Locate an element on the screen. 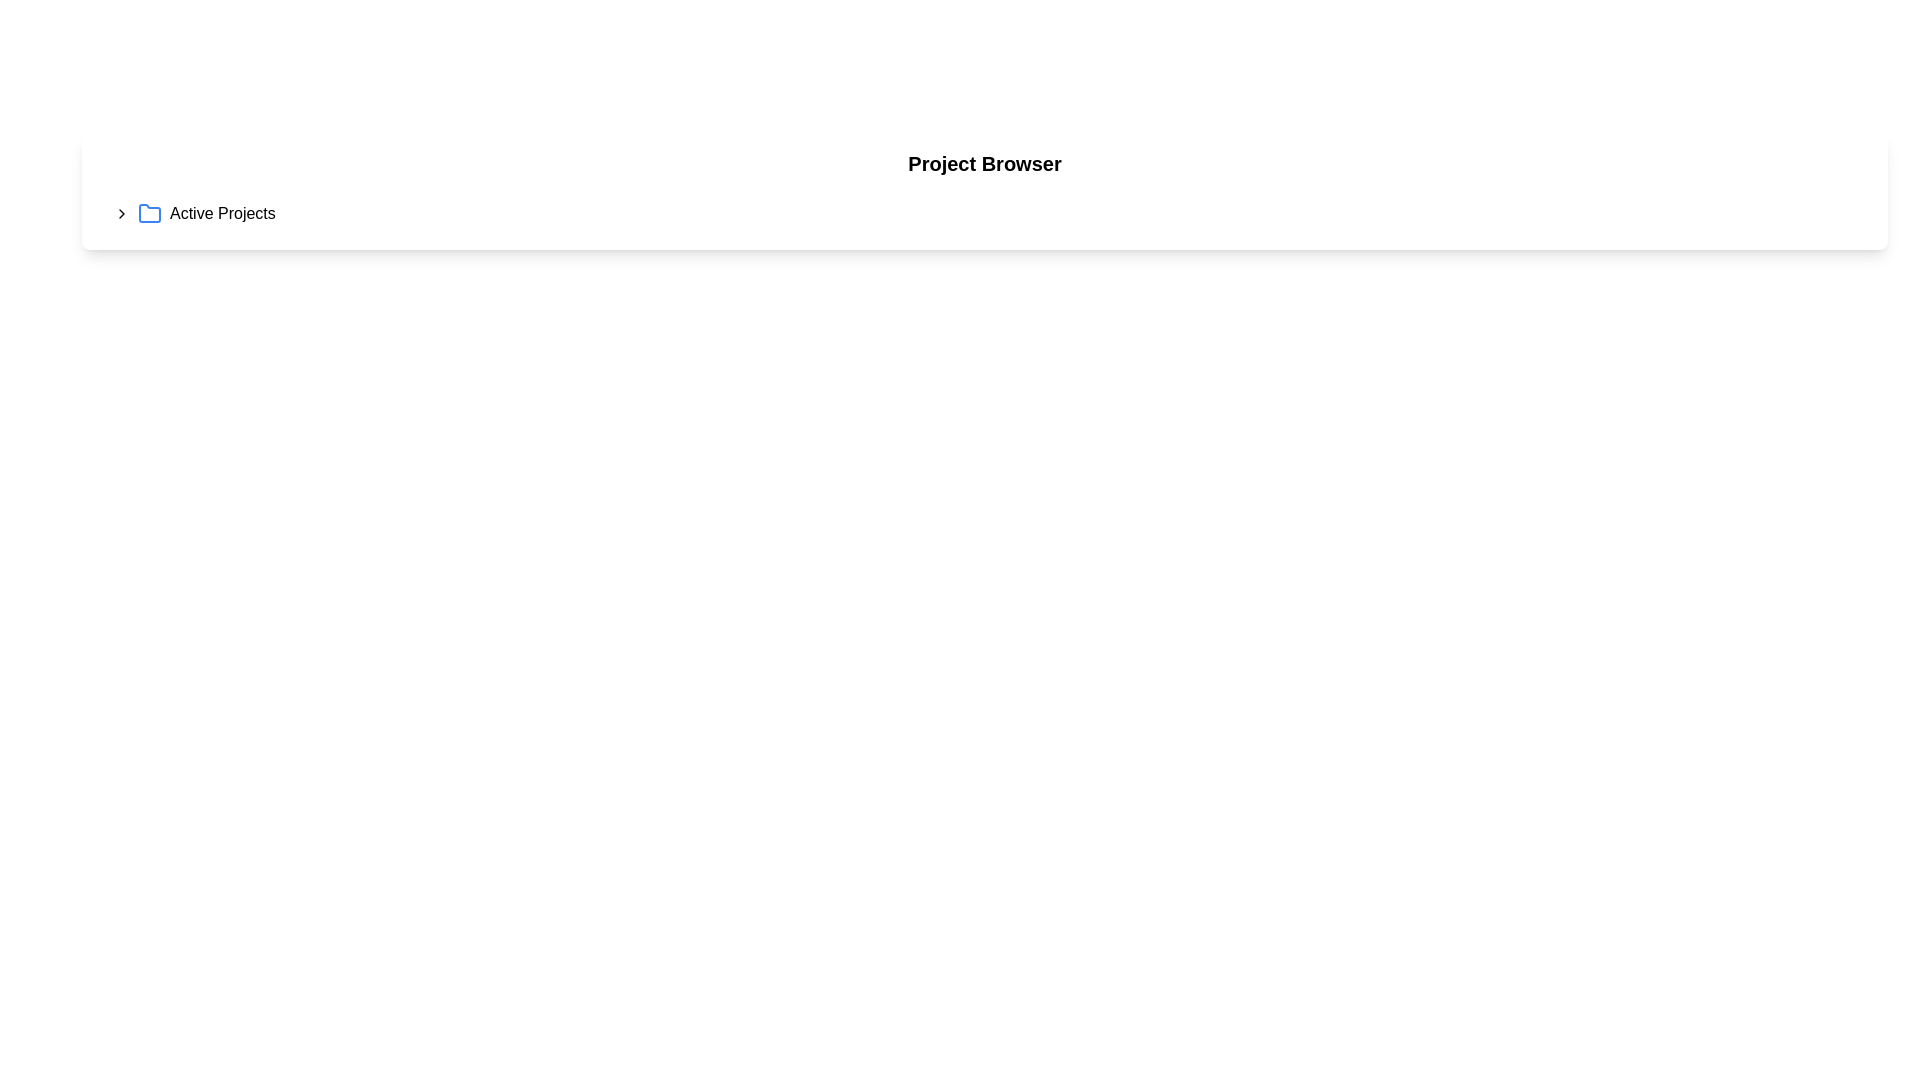 This screenshot has width=1920, height=1080. the Text Label that indicates the current active projects, located next to a blue folder icon in the top-left quadrant of the main interface is located at coordinates (222, 213).